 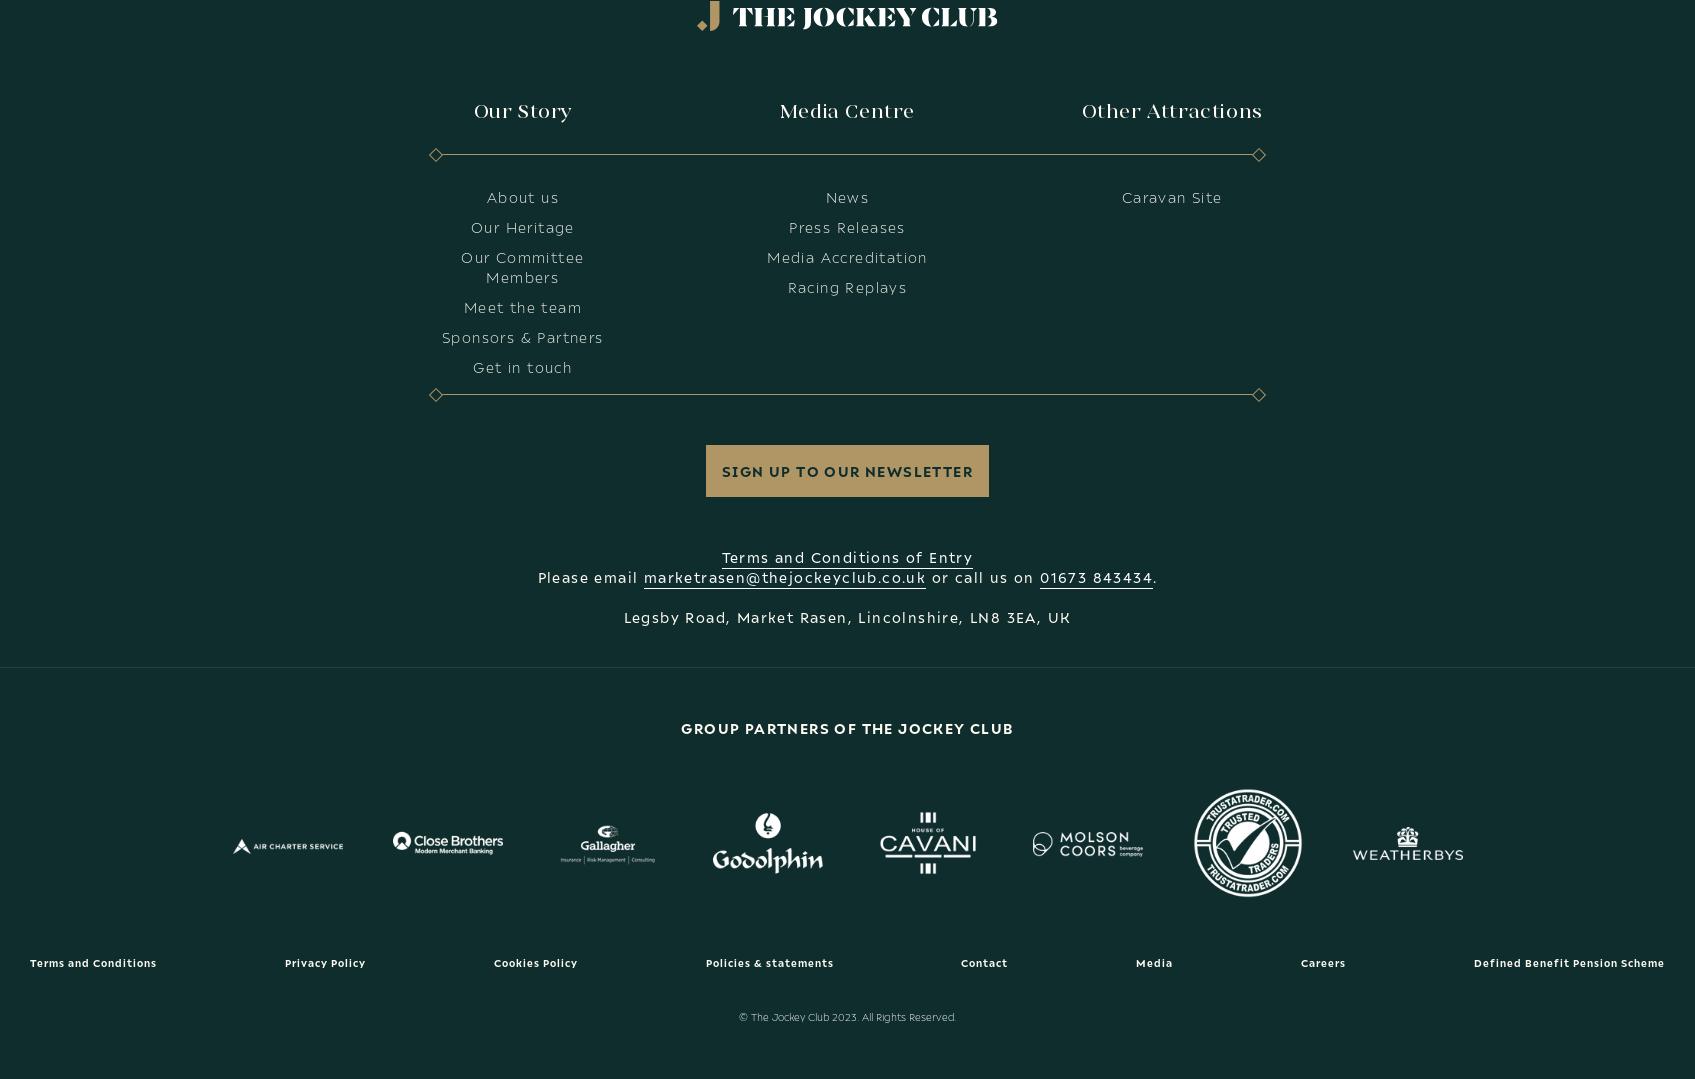 What do you see at coordinates (469, 225) in the screenshot?
I see `'Our Heritage'` at bounding box center [469, 225].